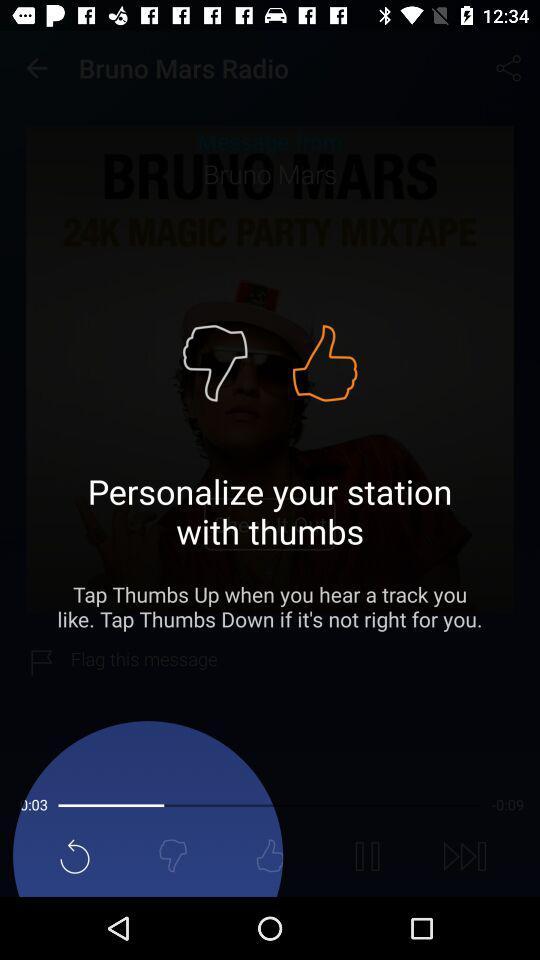  Describe the element at coordinates (172, 855) in the screenshot. I see `the thumbs_down icon` at that location.